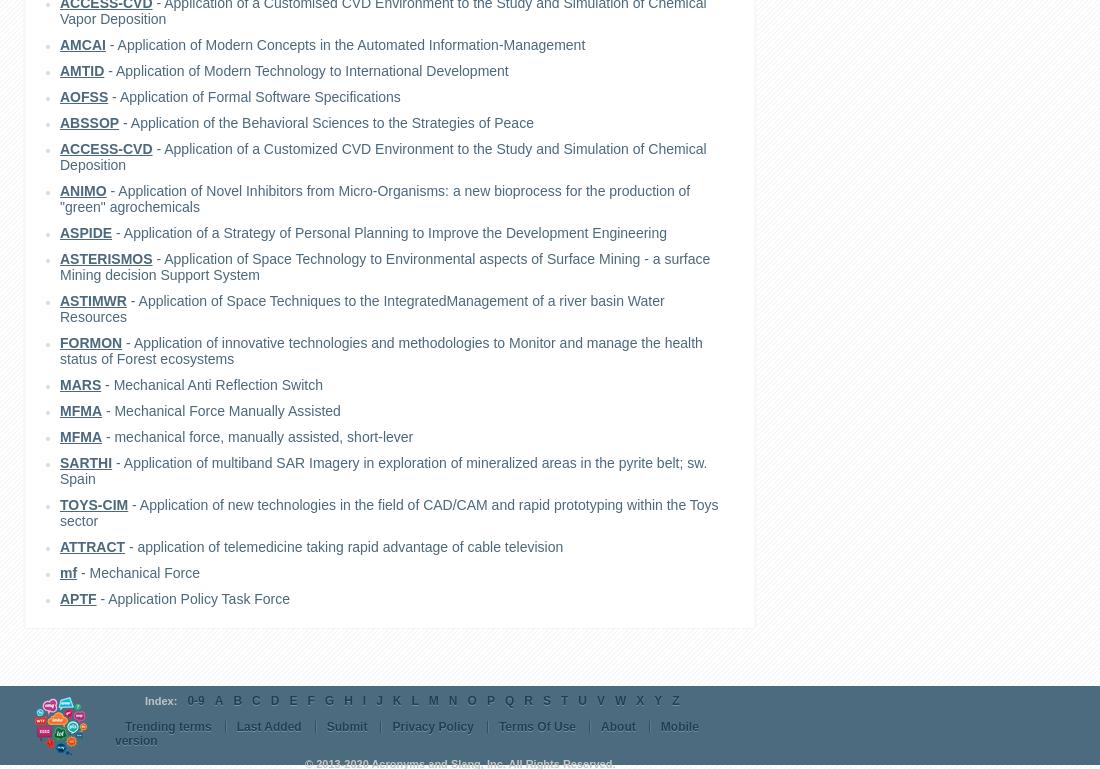  I want to click on 'K', so click(396, 701).